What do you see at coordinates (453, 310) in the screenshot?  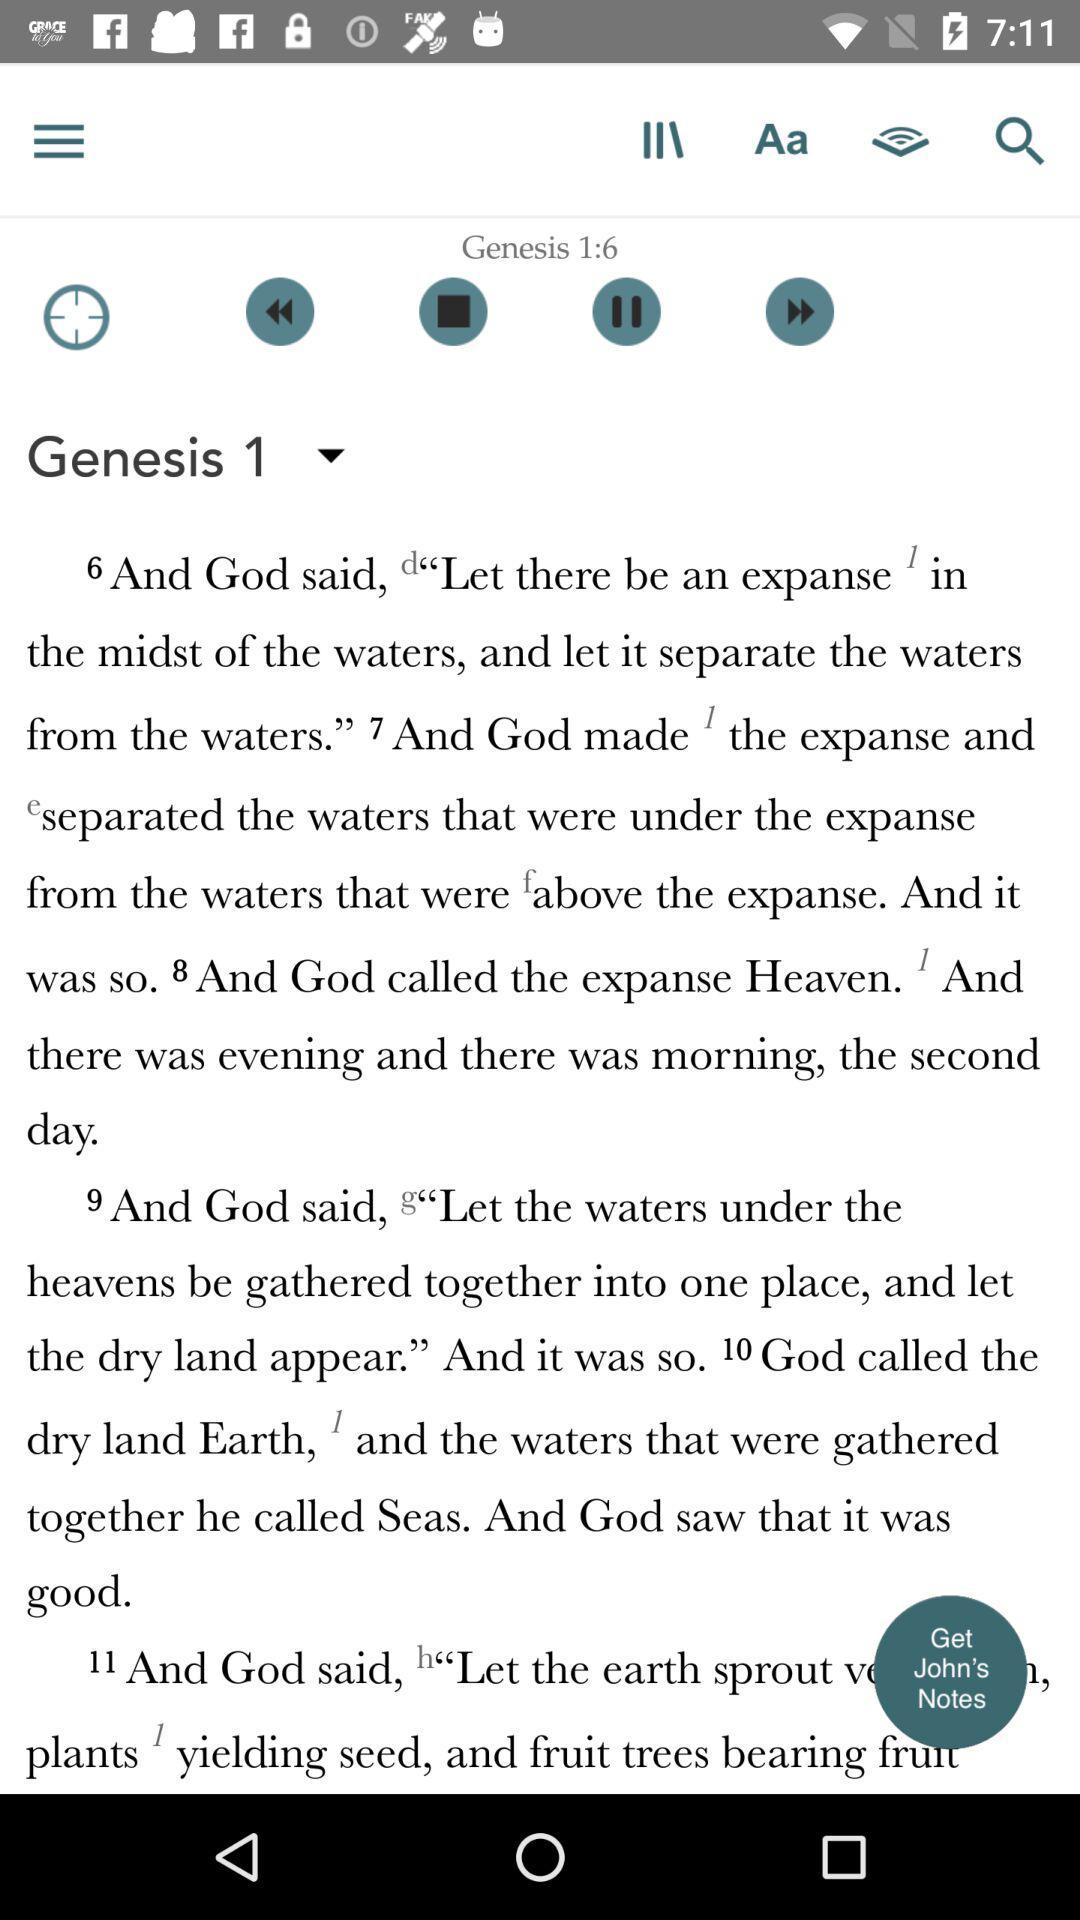 I see `audio off` at bounding box center [453, 310].